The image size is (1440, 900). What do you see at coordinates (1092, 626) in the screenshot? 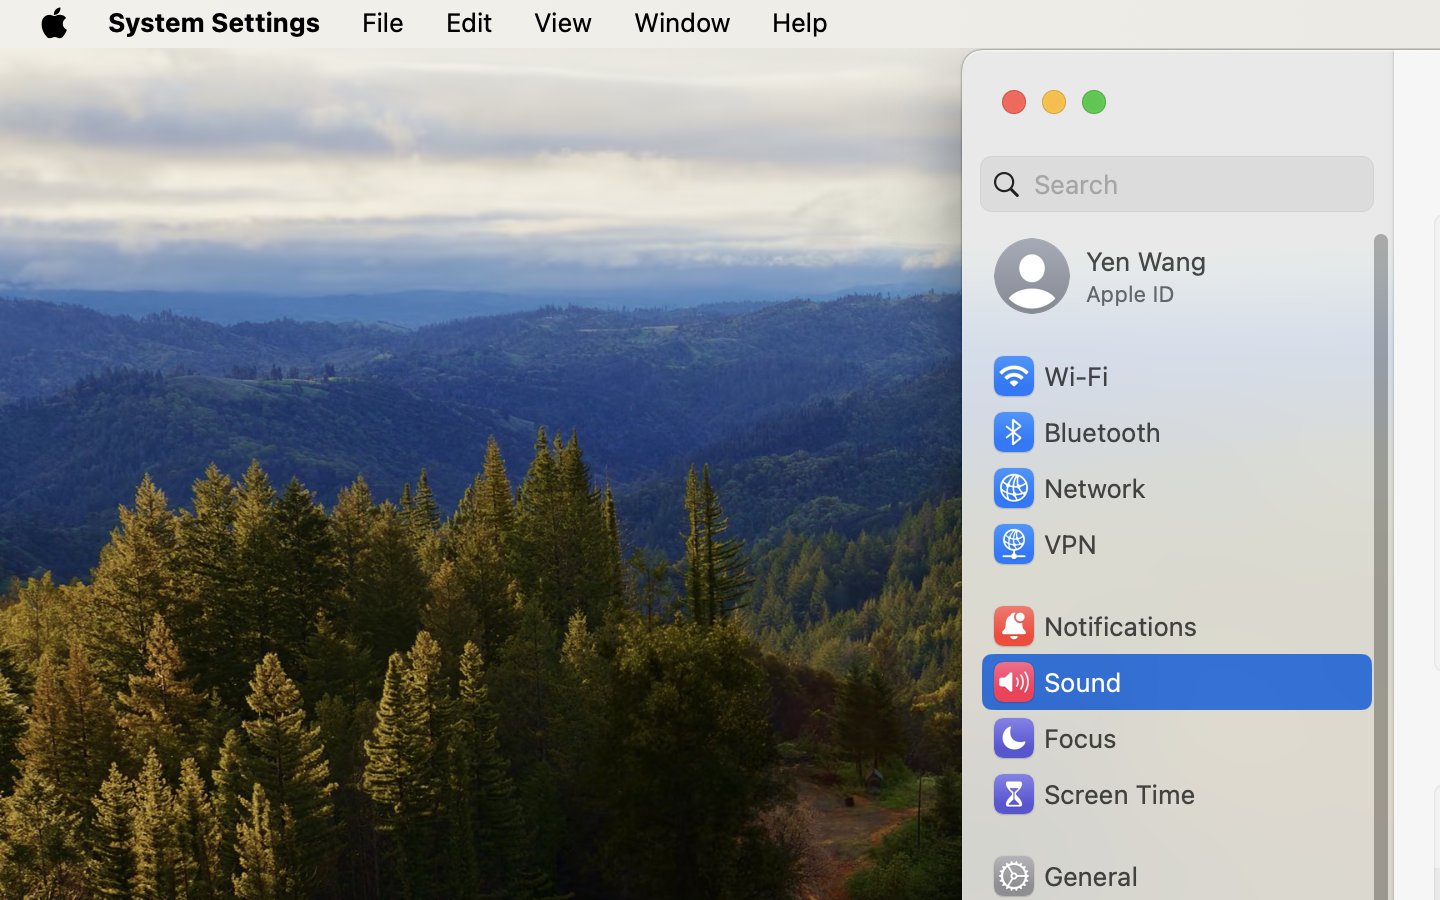
I see `'Notifications'` at bounding box center [1092, 626].